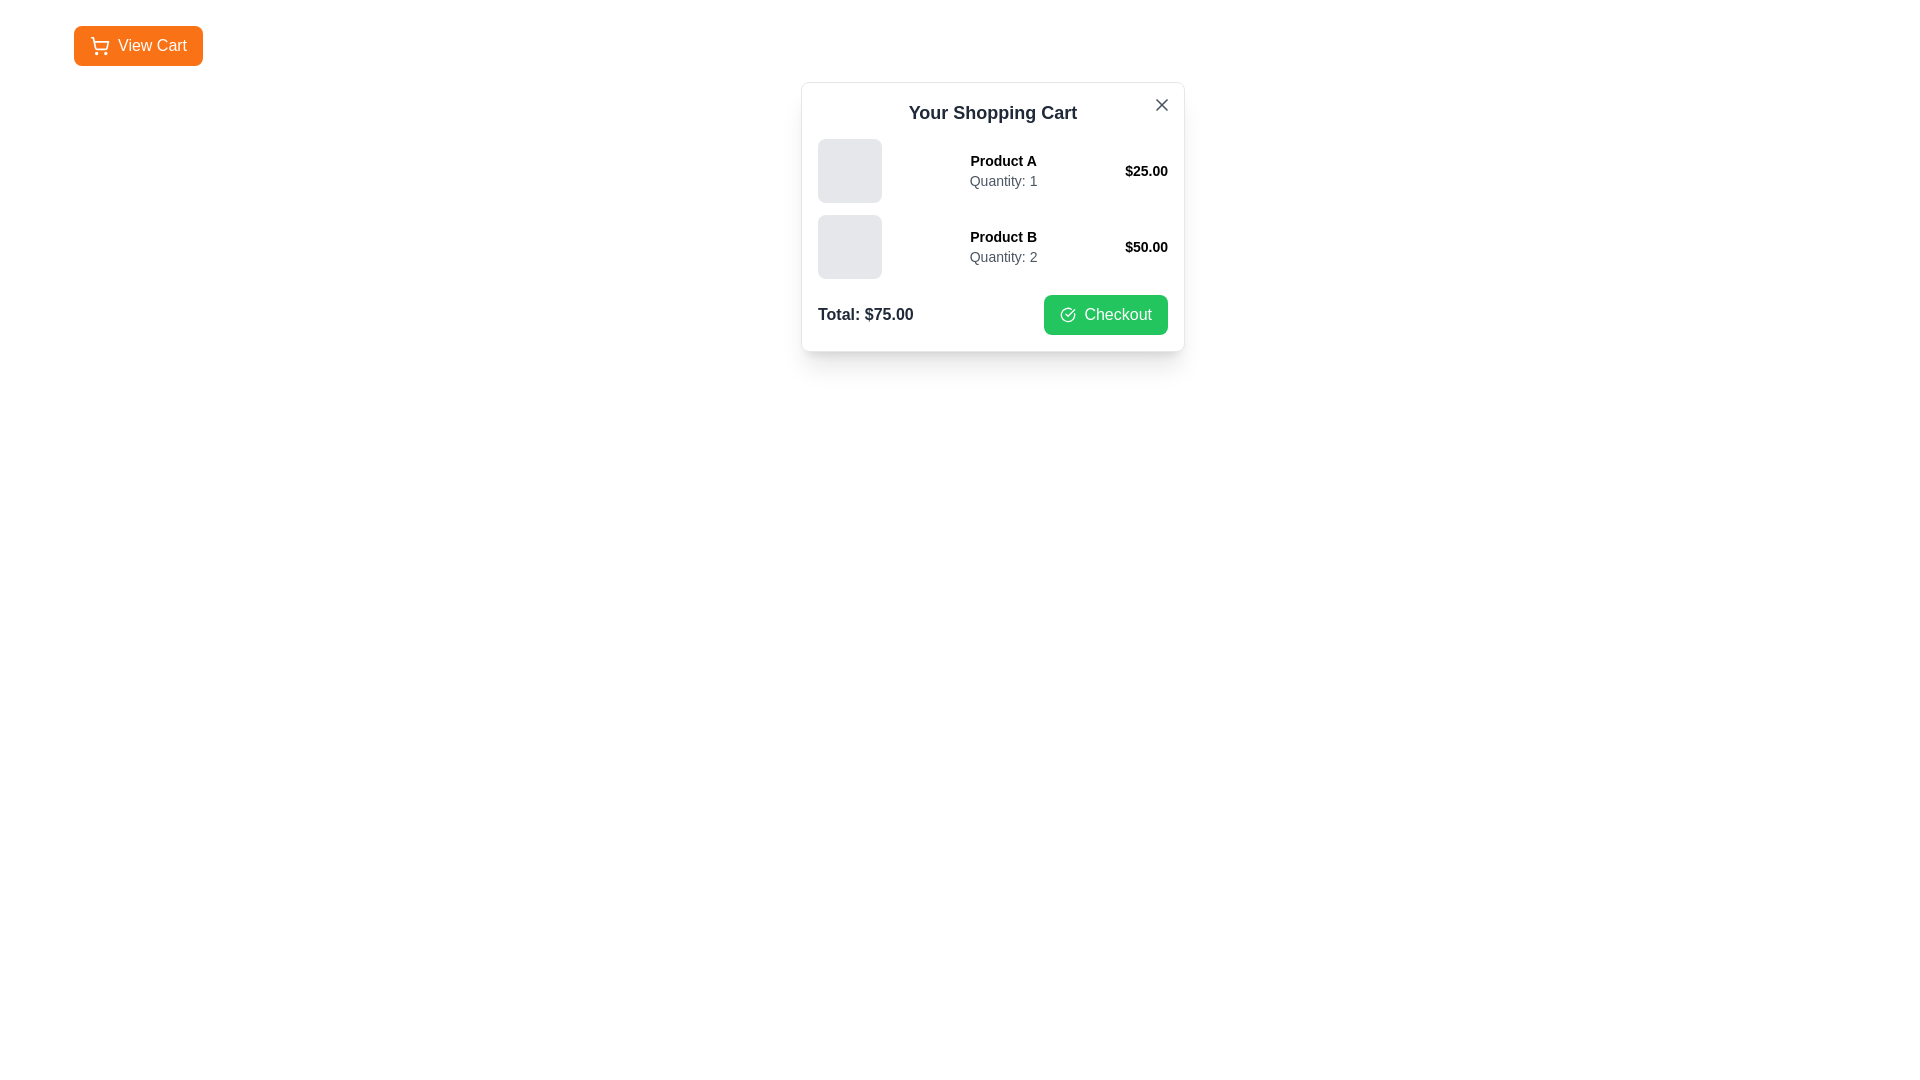  I want to click on the first product information block in the shopping cart that displays its name, quantity, and price, located directly above the entry for 'Product B', so click(993, 169).